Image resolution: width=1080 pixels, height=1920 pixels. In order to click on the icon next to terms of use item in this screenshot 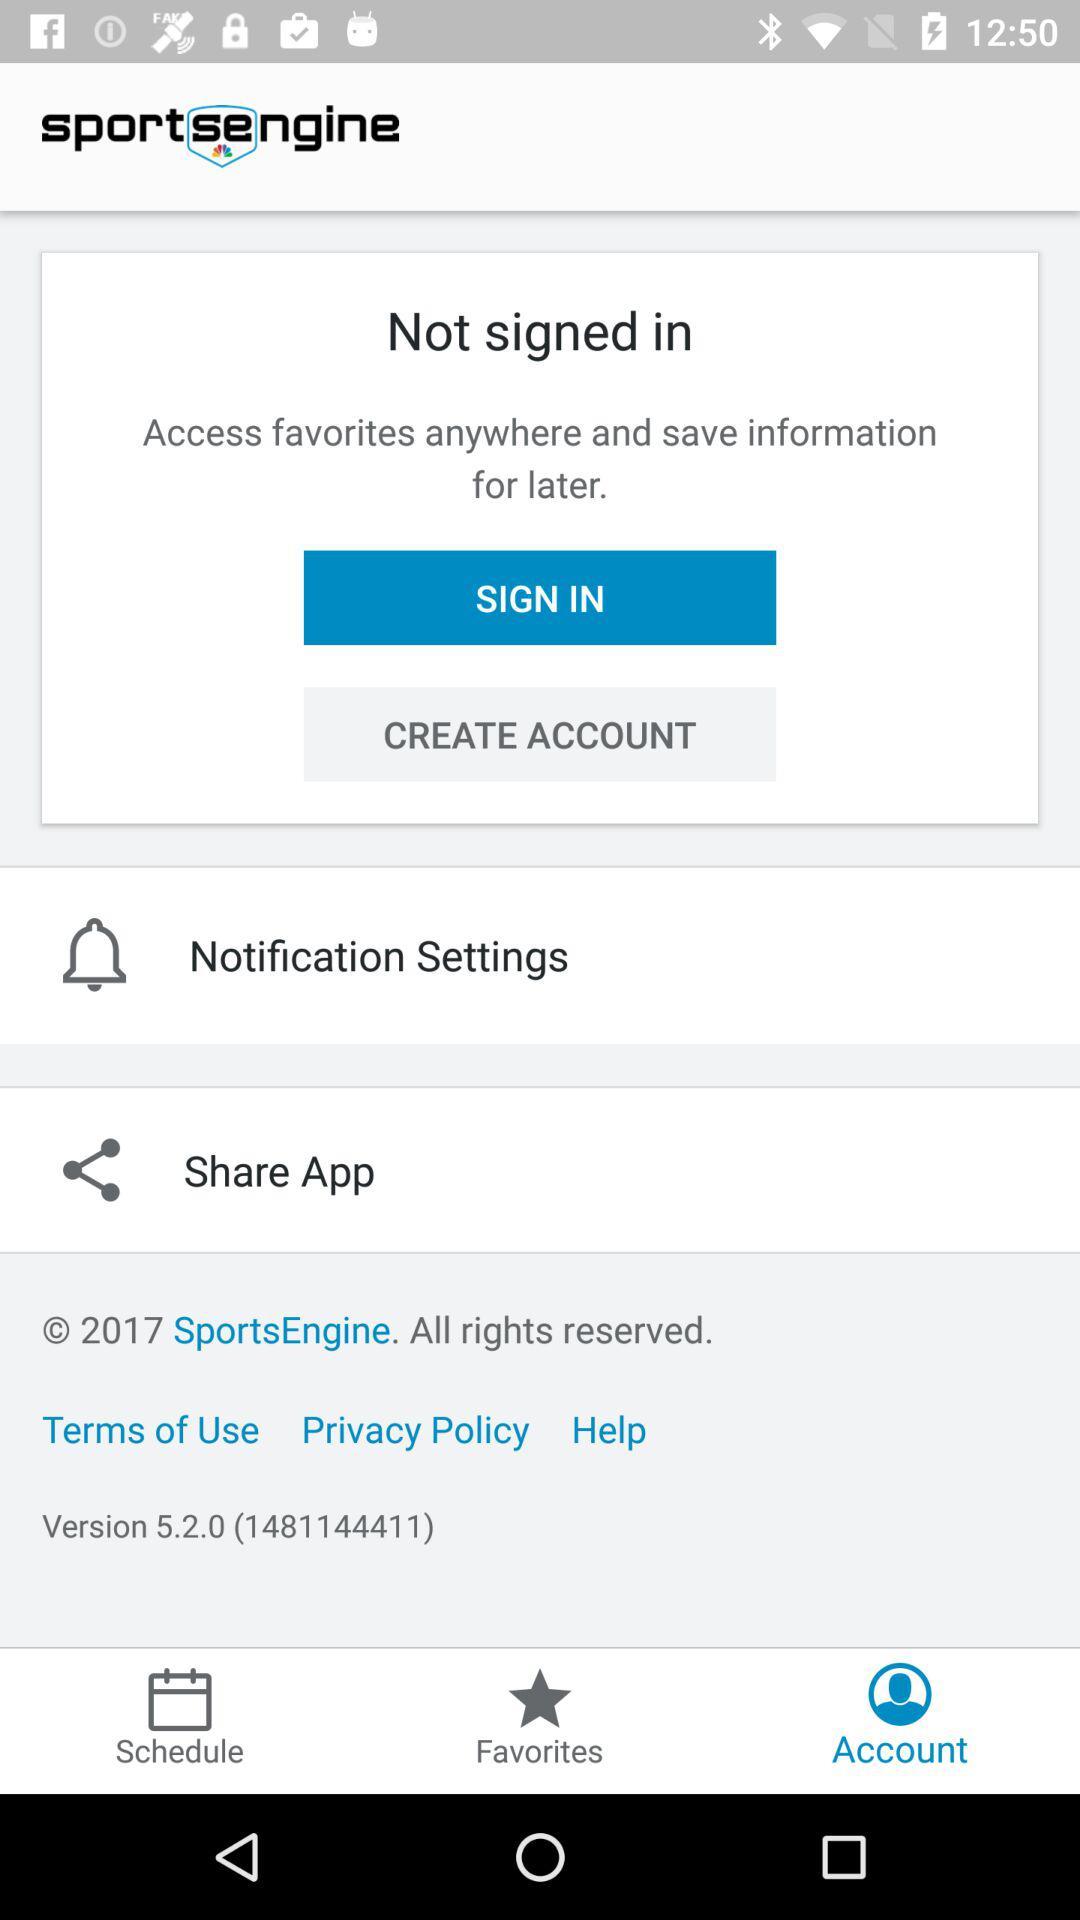, I will do `click(414, 1427)`.